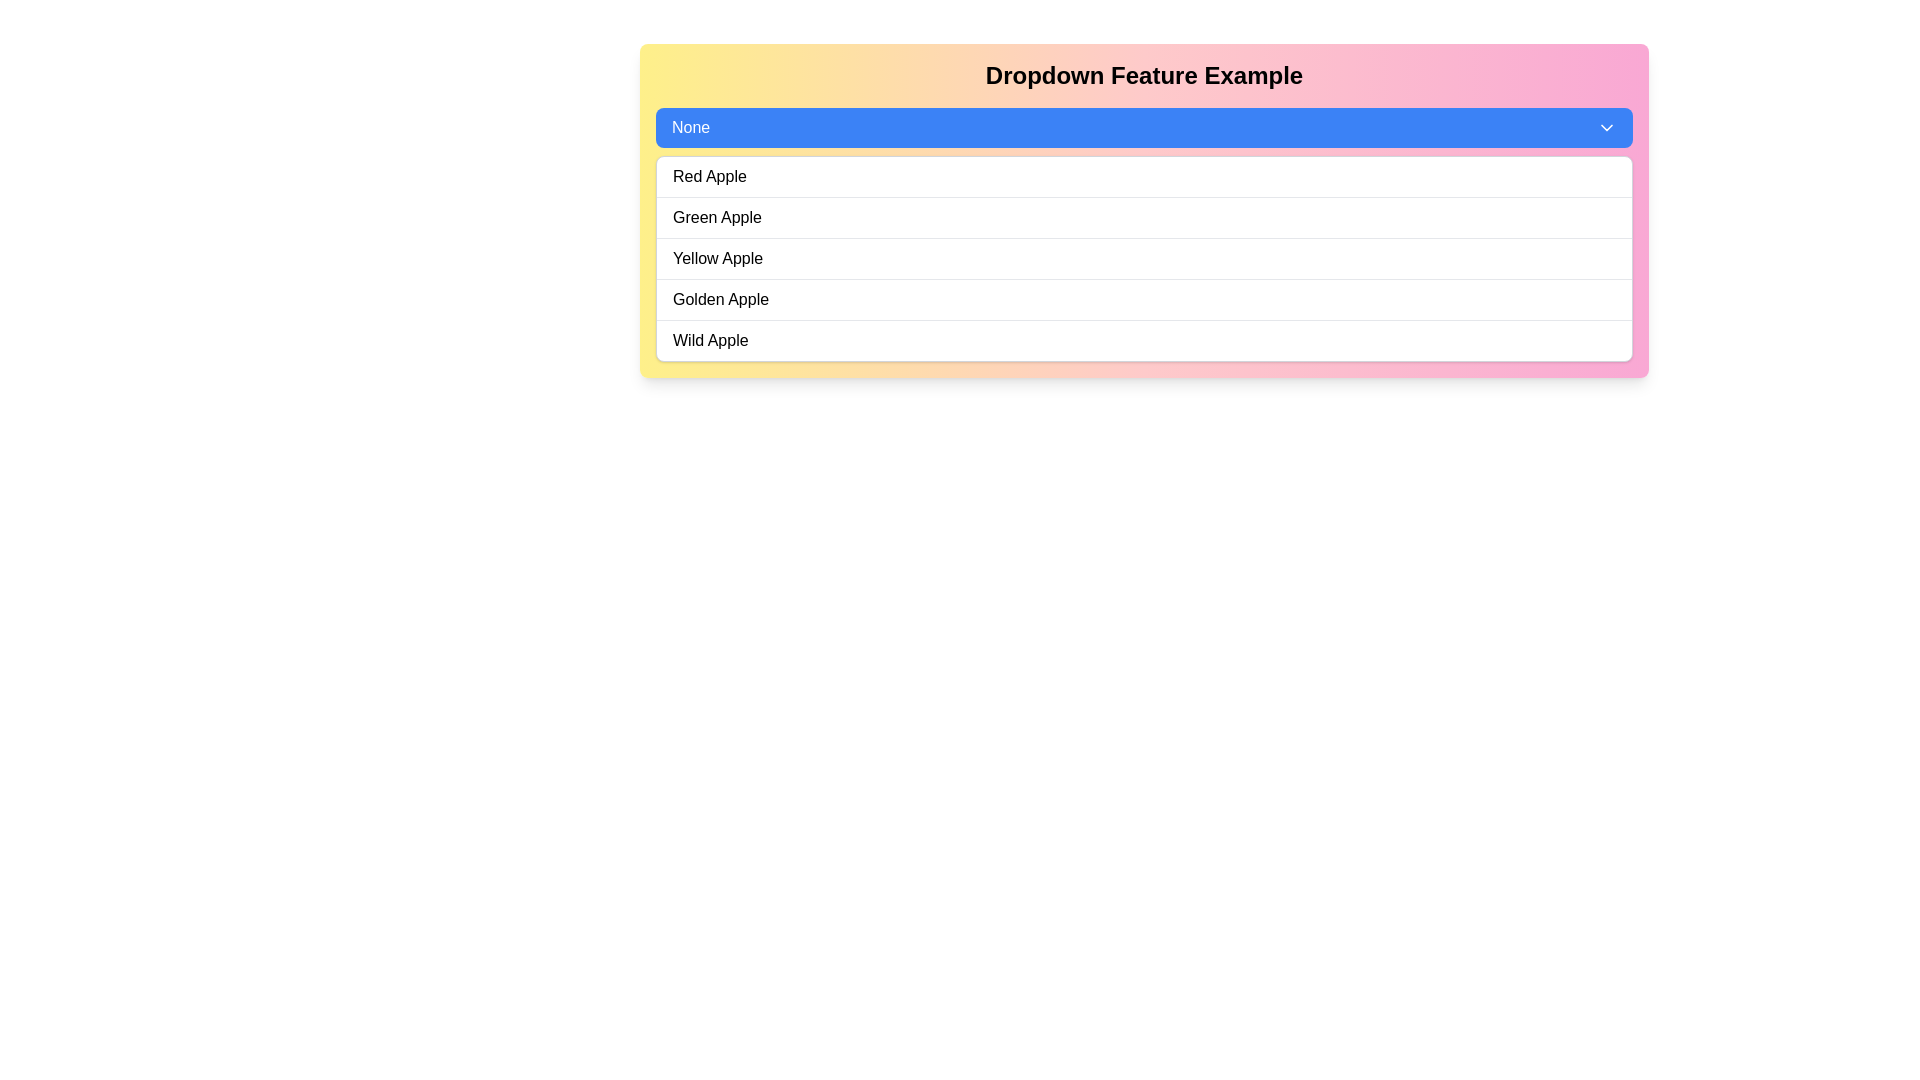 Image resolution: width=1920 pixels, height=1080 pixels. I want to click on the downward-pointing chevron icon within the blue dropdown selection box by navigating, so click(1607, 127).